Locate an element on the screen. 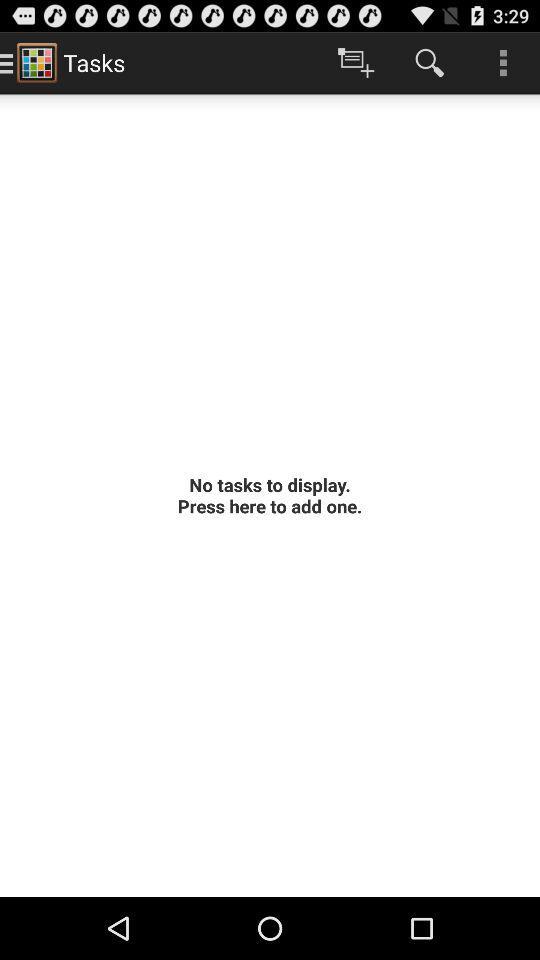 This screenshot has width=540, height=960. item above no tasks to item is located at coordinates (428, 62).